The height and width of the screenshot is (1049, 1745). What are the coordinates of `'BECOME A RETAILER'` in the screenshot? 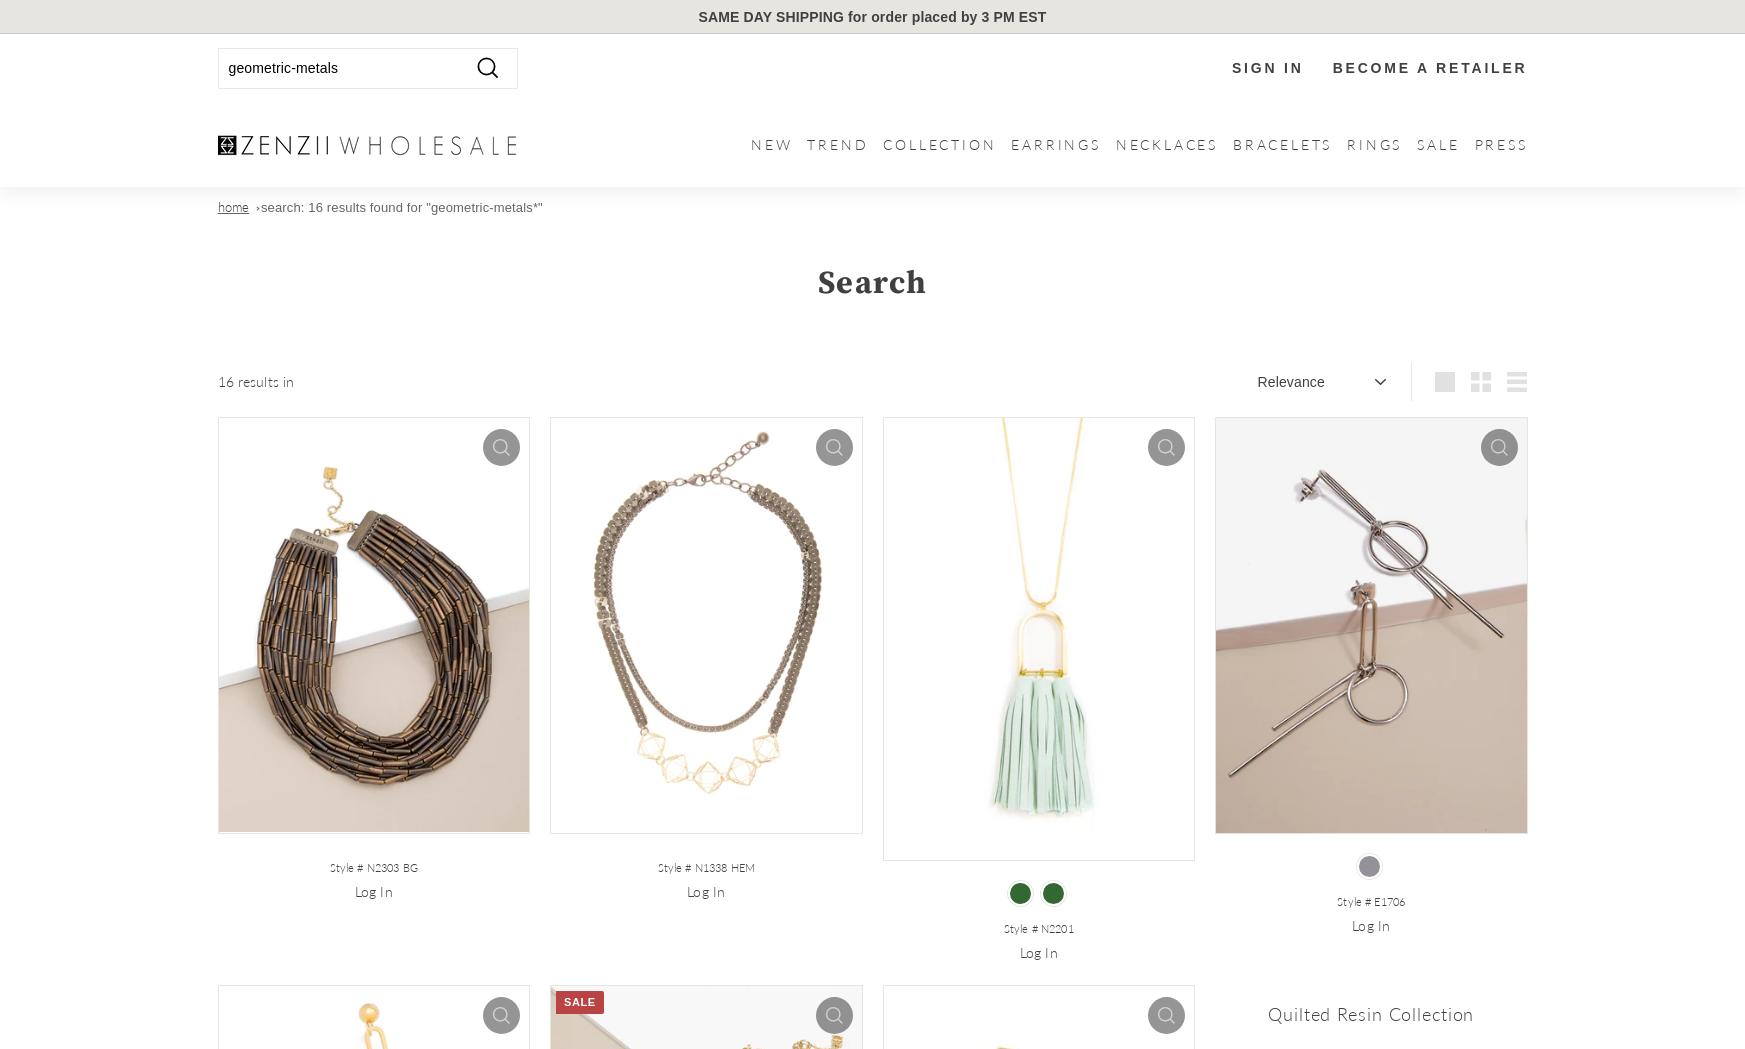 It's located at (1428, 67).